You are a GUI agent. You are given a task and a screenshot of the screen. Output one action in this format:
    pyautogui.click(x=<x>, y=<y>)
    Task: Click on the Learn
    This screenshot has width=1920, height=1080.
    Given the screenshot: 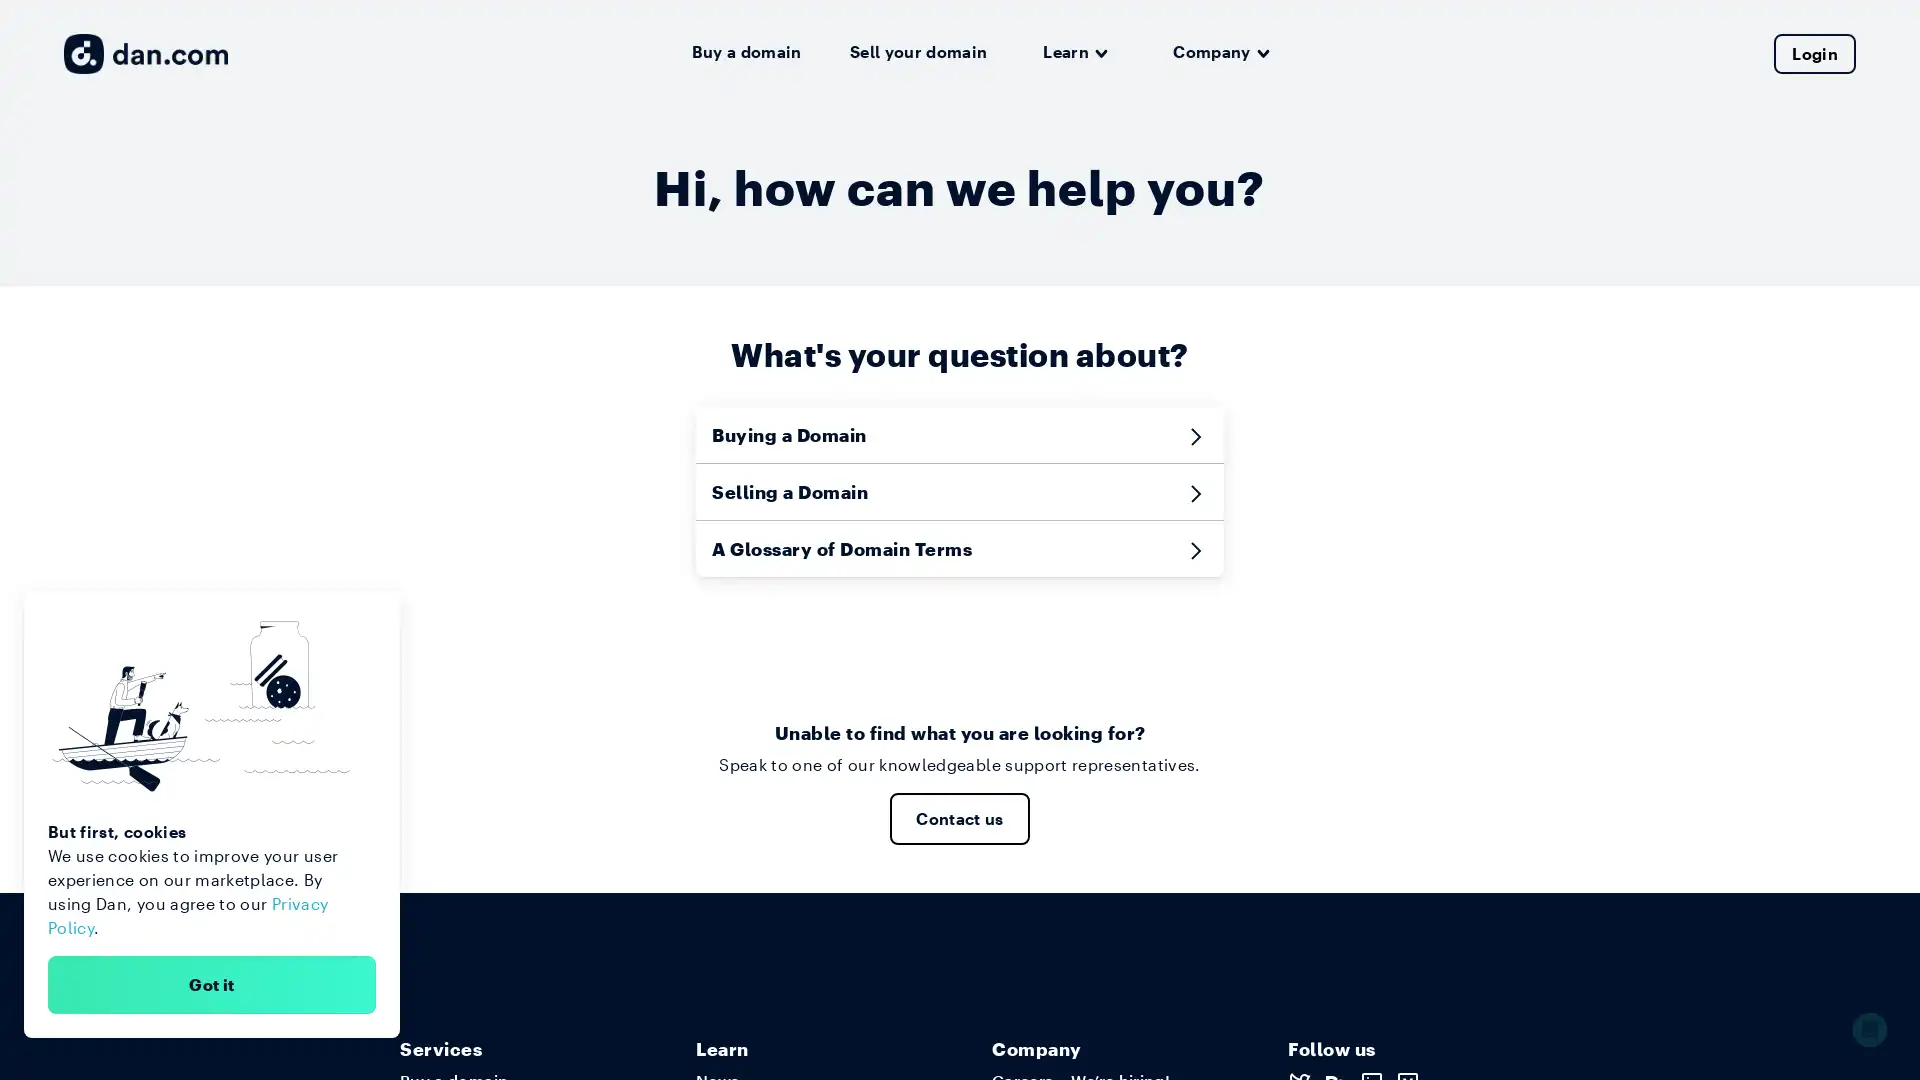 What is the action you would take?
    pyautogui.click(x=1074, y=52)
    